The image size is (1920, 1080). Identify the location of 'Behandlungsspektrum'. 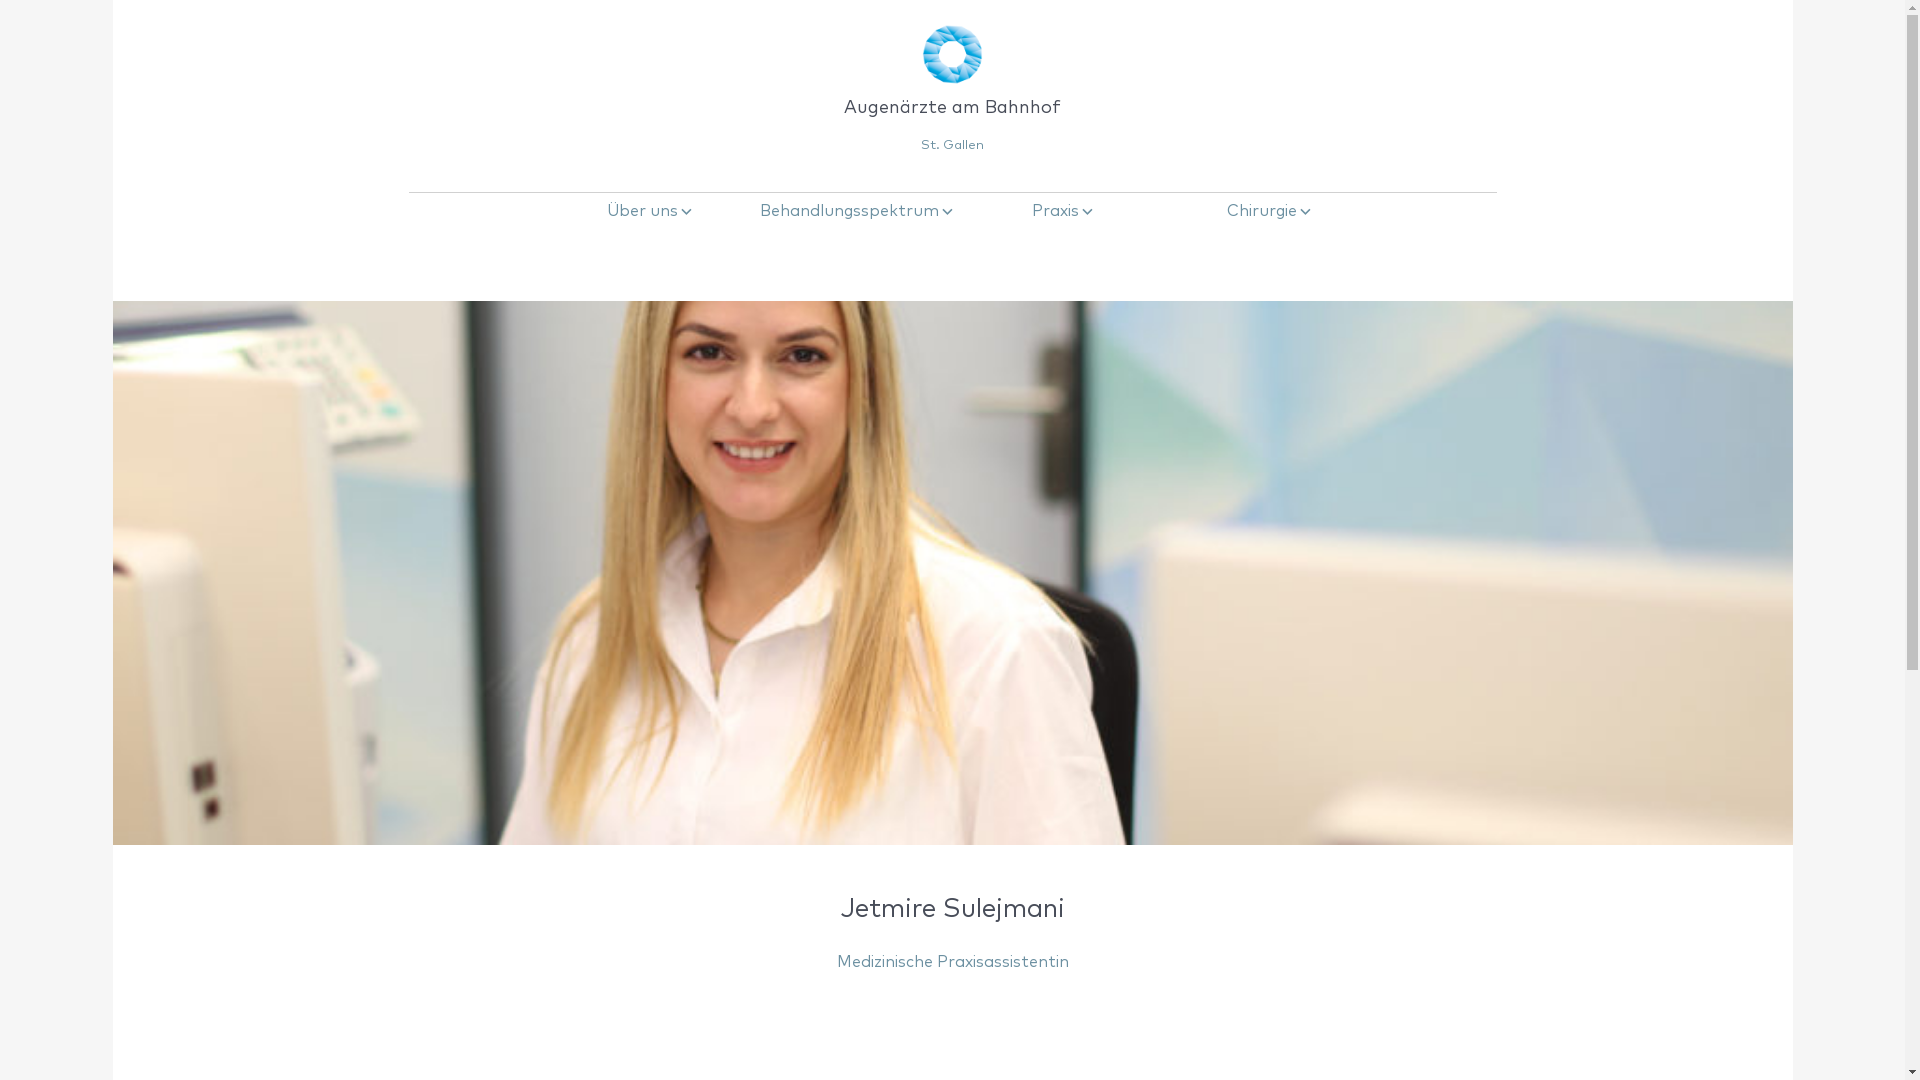
(849, 211).